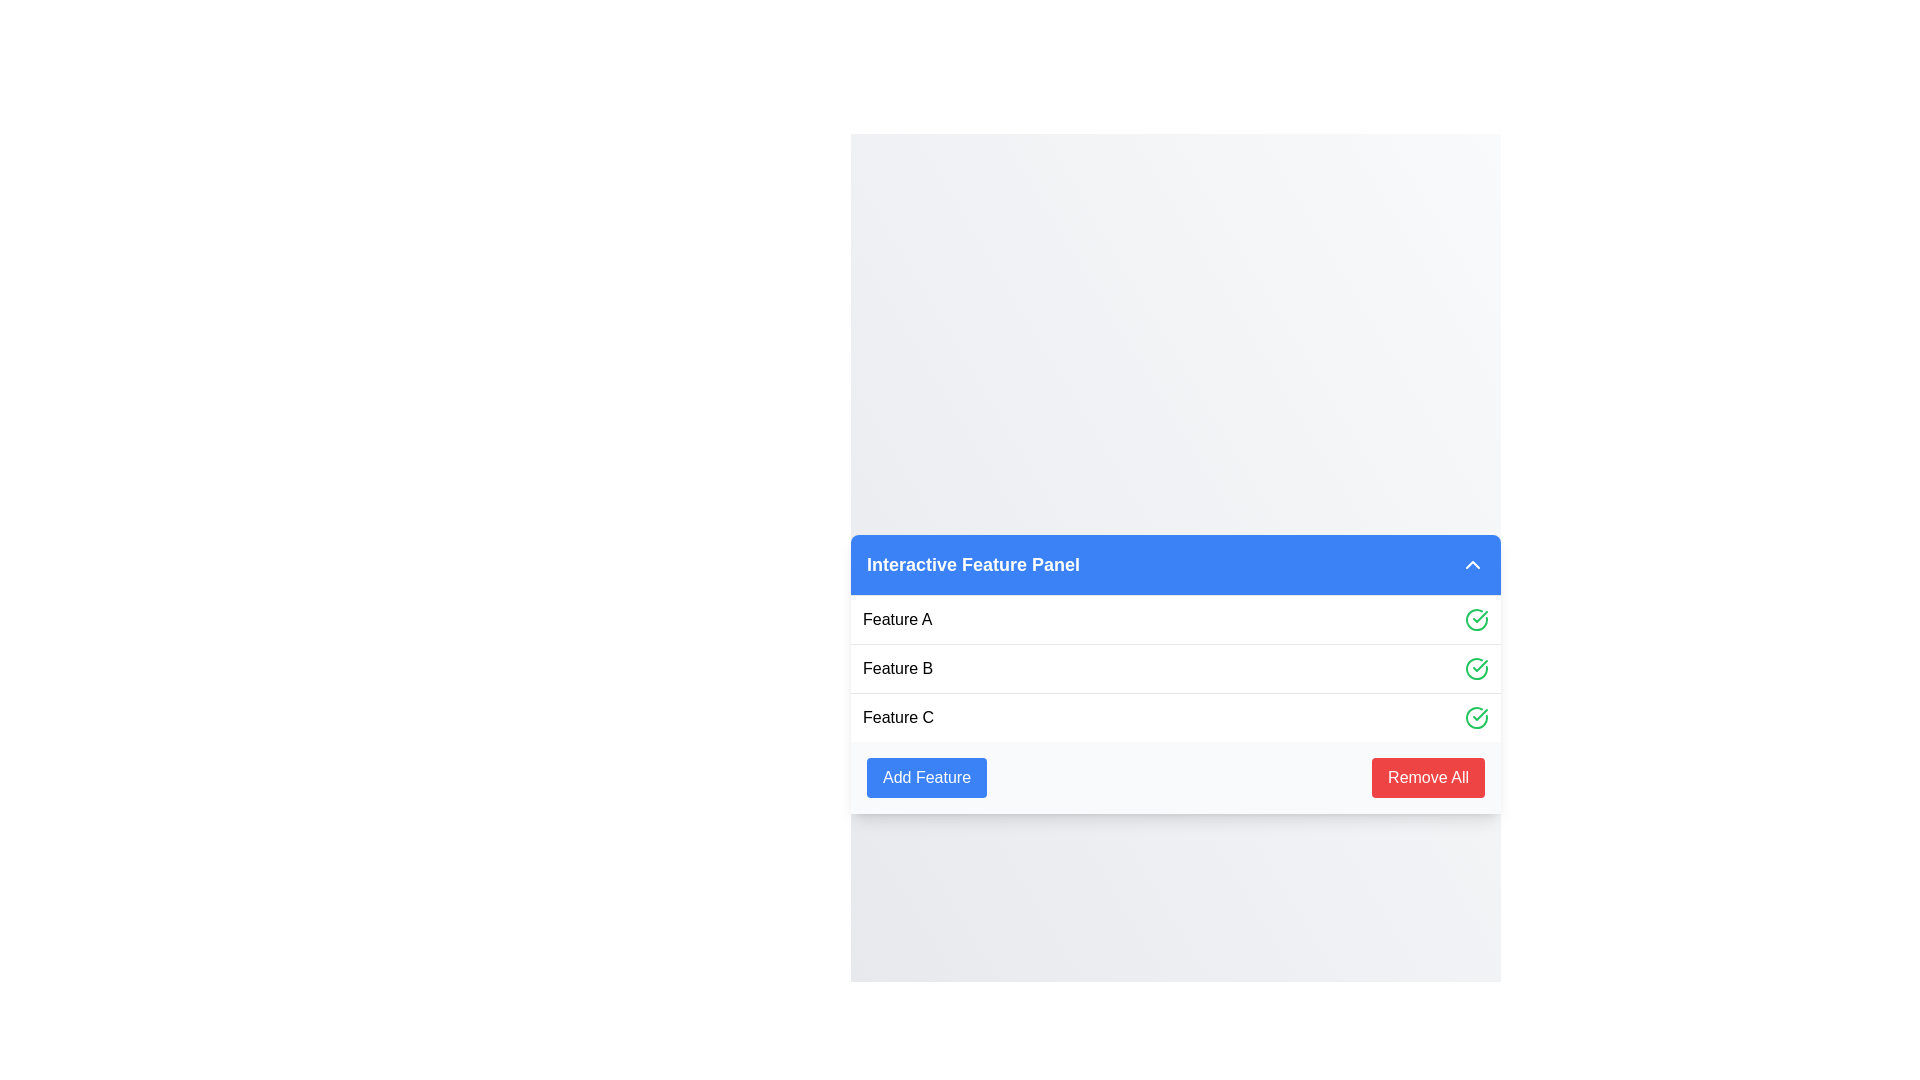 This screenshot has height=1080, width=1920. Describe the element at coordinates (925, 776) in the screenshot. I see `the 'Add Feature' button, which is a rectangular button with rounded corners, blue background, and white text, located at the bottom-left side of the horizontal bar in the 'Interactive Feature Panel'` at that location.